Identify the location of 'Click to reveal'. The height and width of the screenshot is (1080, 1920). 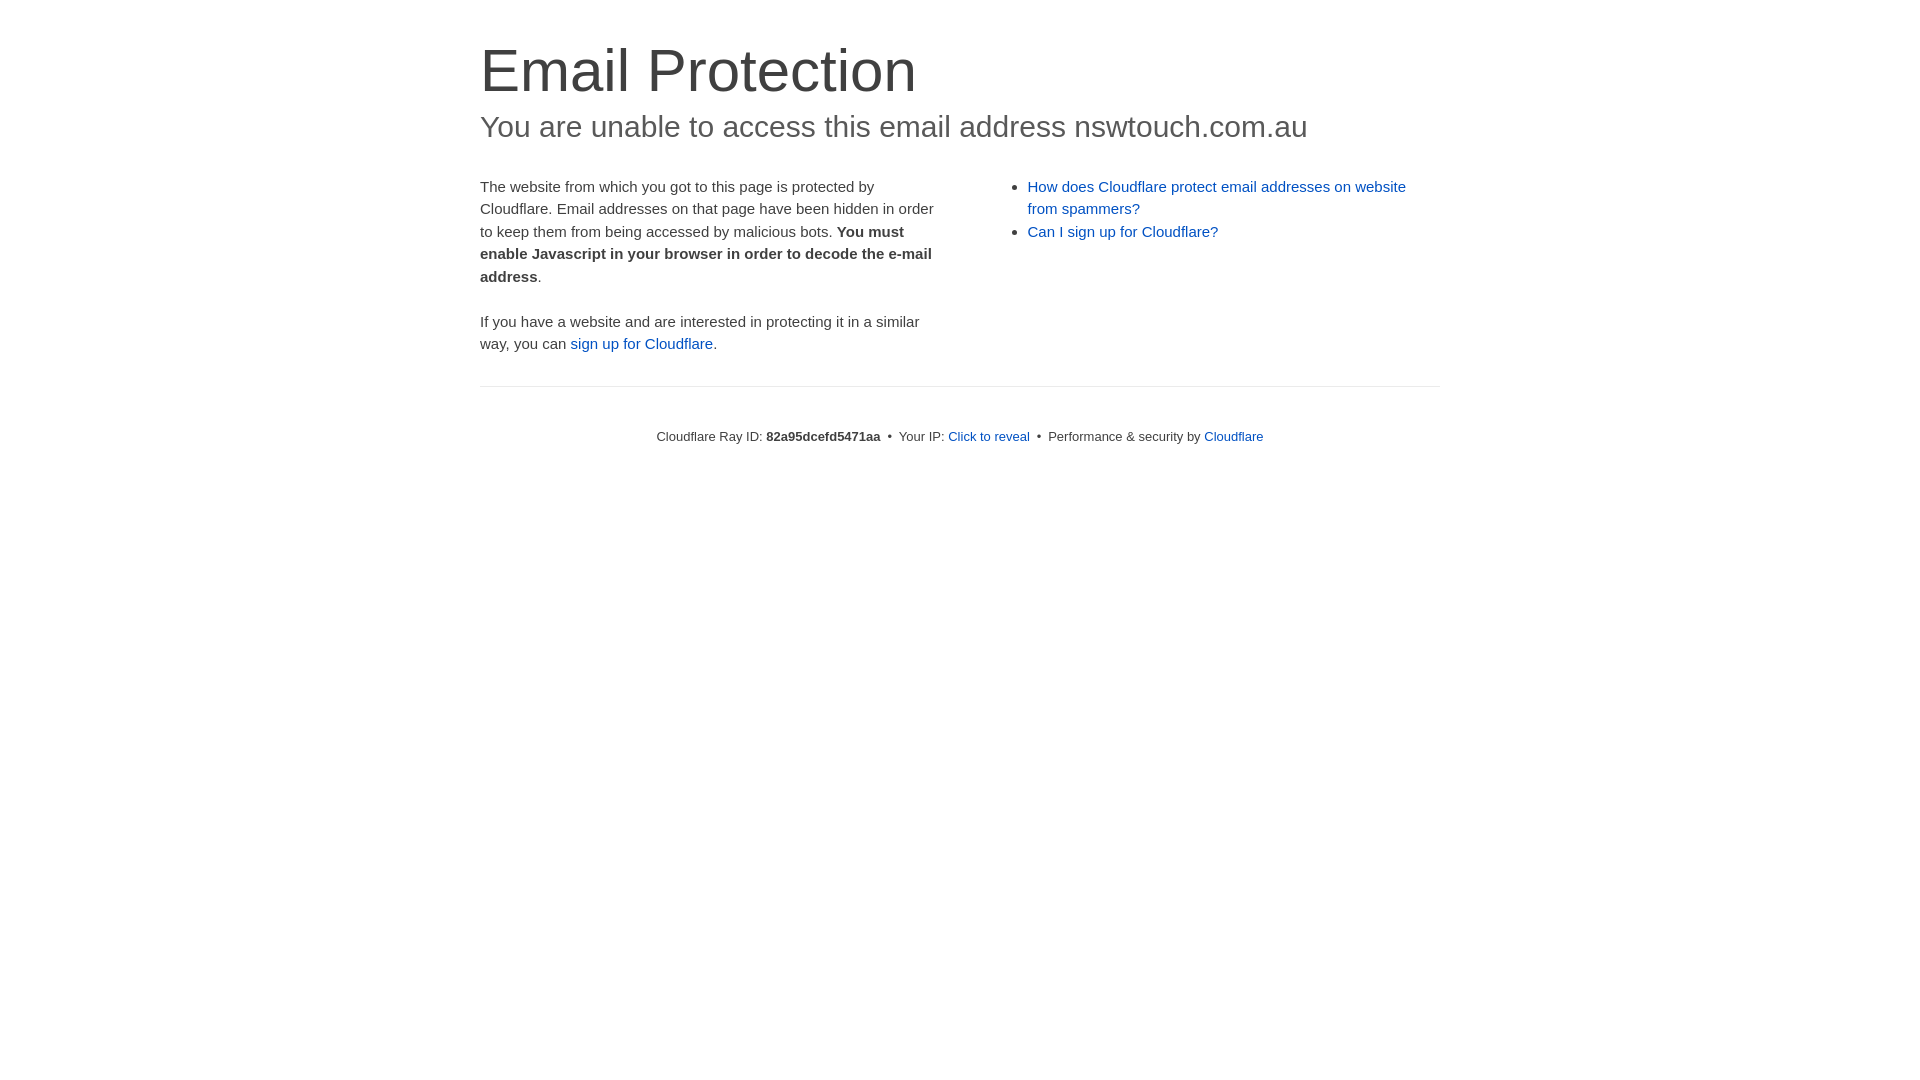
(988, 435).